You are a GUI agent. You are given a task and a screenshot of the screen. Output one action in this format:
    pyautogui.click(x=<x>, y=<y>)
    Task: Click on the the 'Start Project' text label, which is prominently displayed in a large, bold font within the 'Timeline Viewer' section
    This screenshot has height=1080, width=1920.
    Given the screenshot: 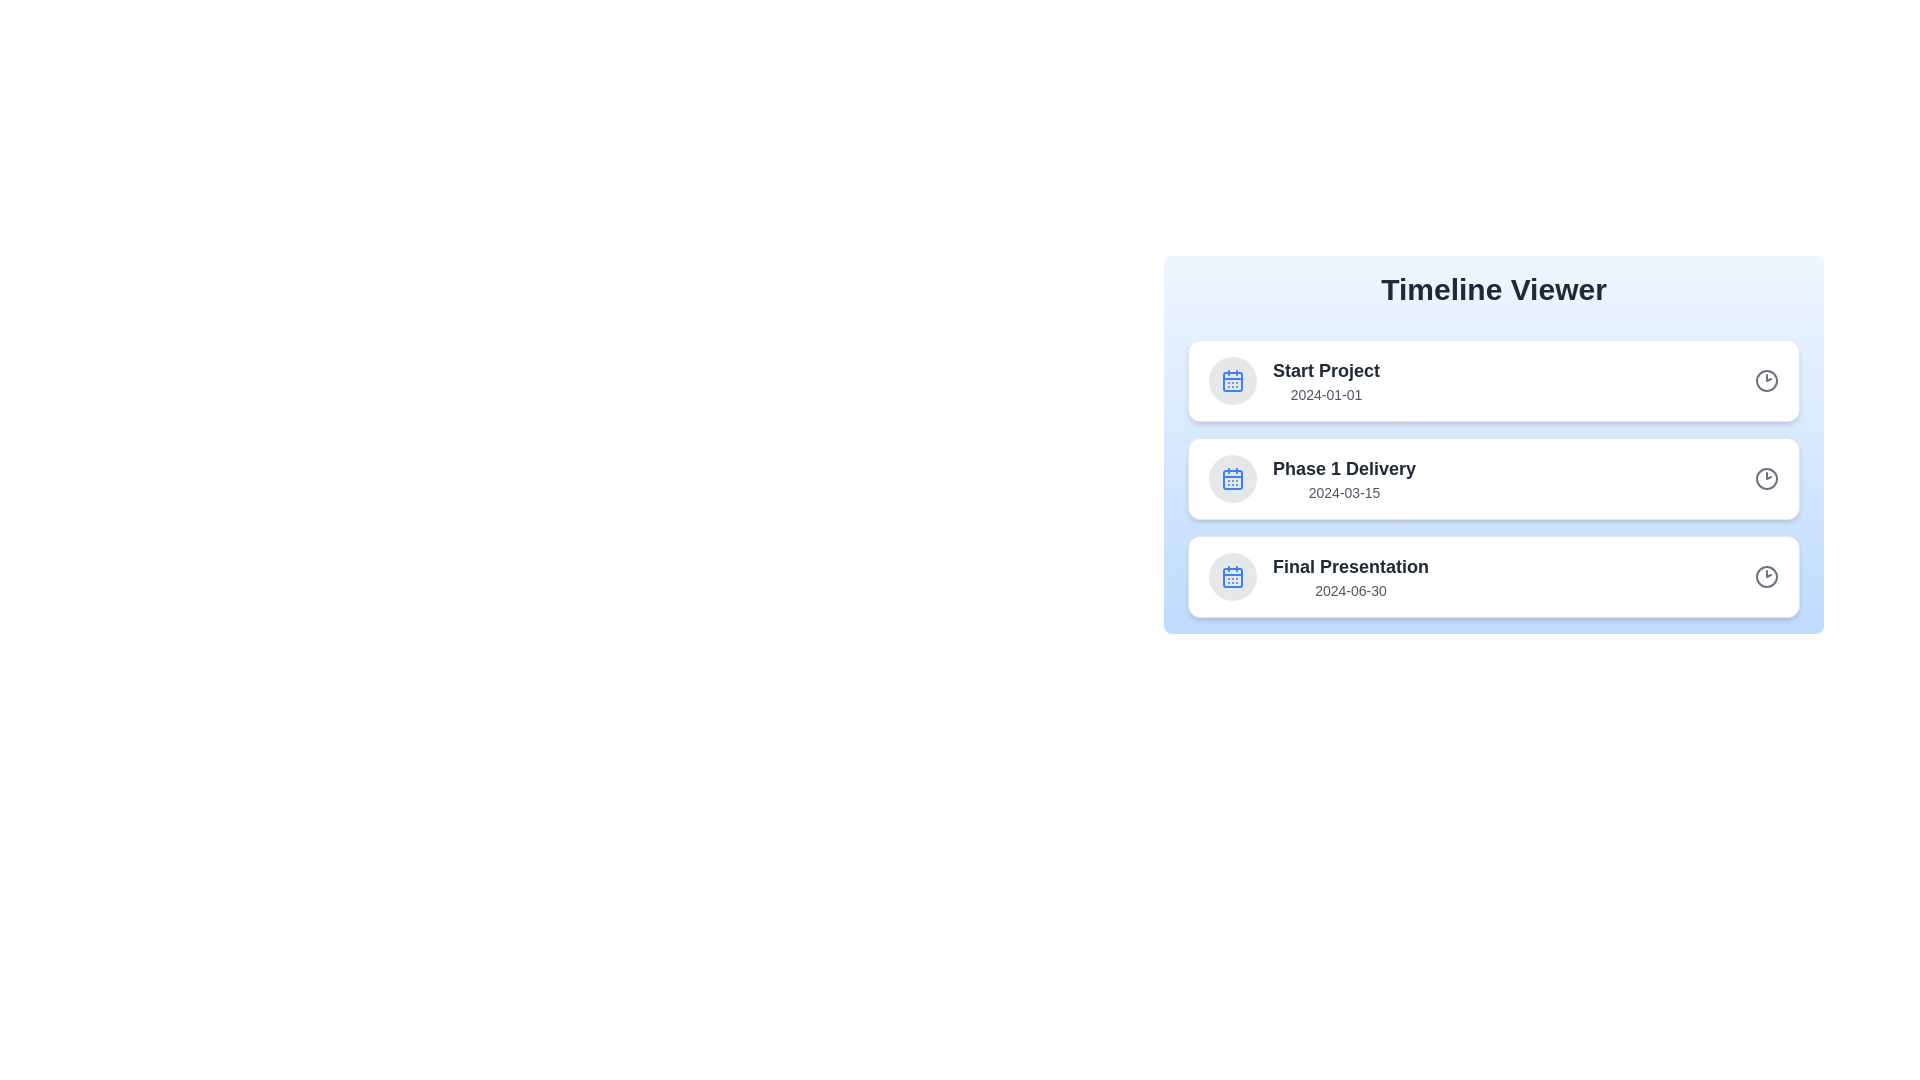 What is the action you would take?
    pyautogui.click(x=1326, y=370)
    